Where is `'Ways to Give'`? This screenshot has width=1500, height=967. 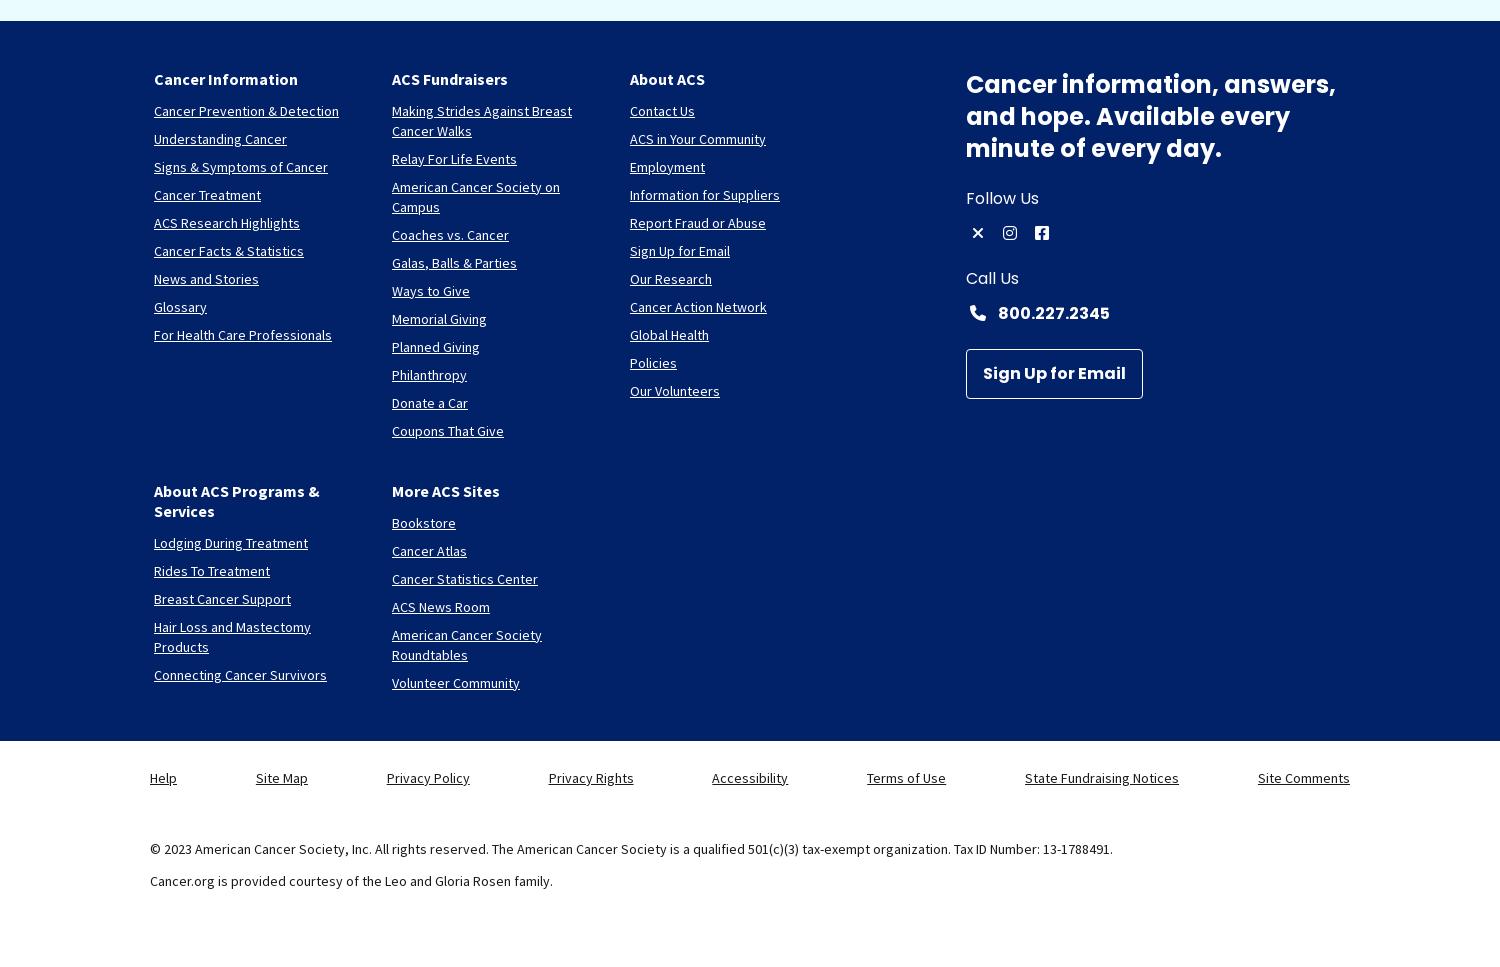 'Ways to Give' is located at coordinates (391, 289).